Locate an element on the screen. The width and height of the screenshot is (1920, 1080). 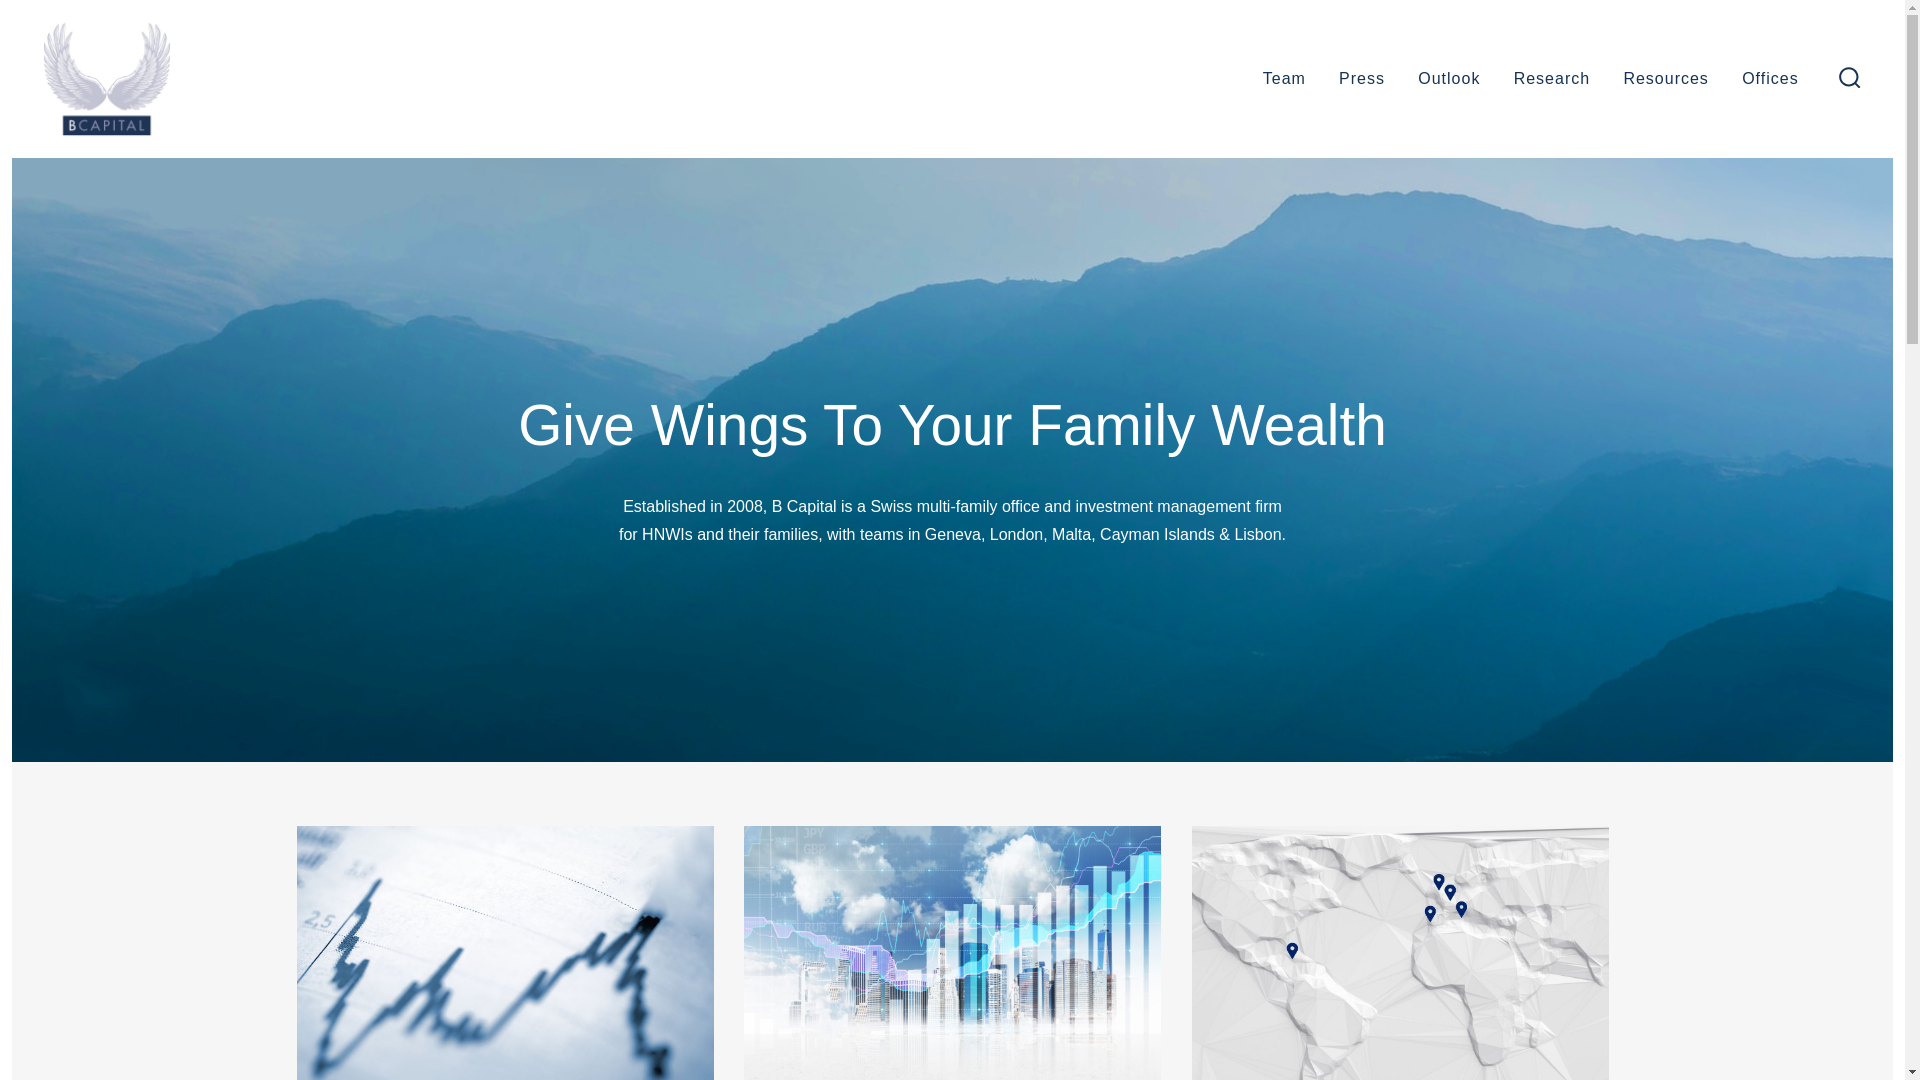
'search toggle' is located at coordinates (1827, 78).